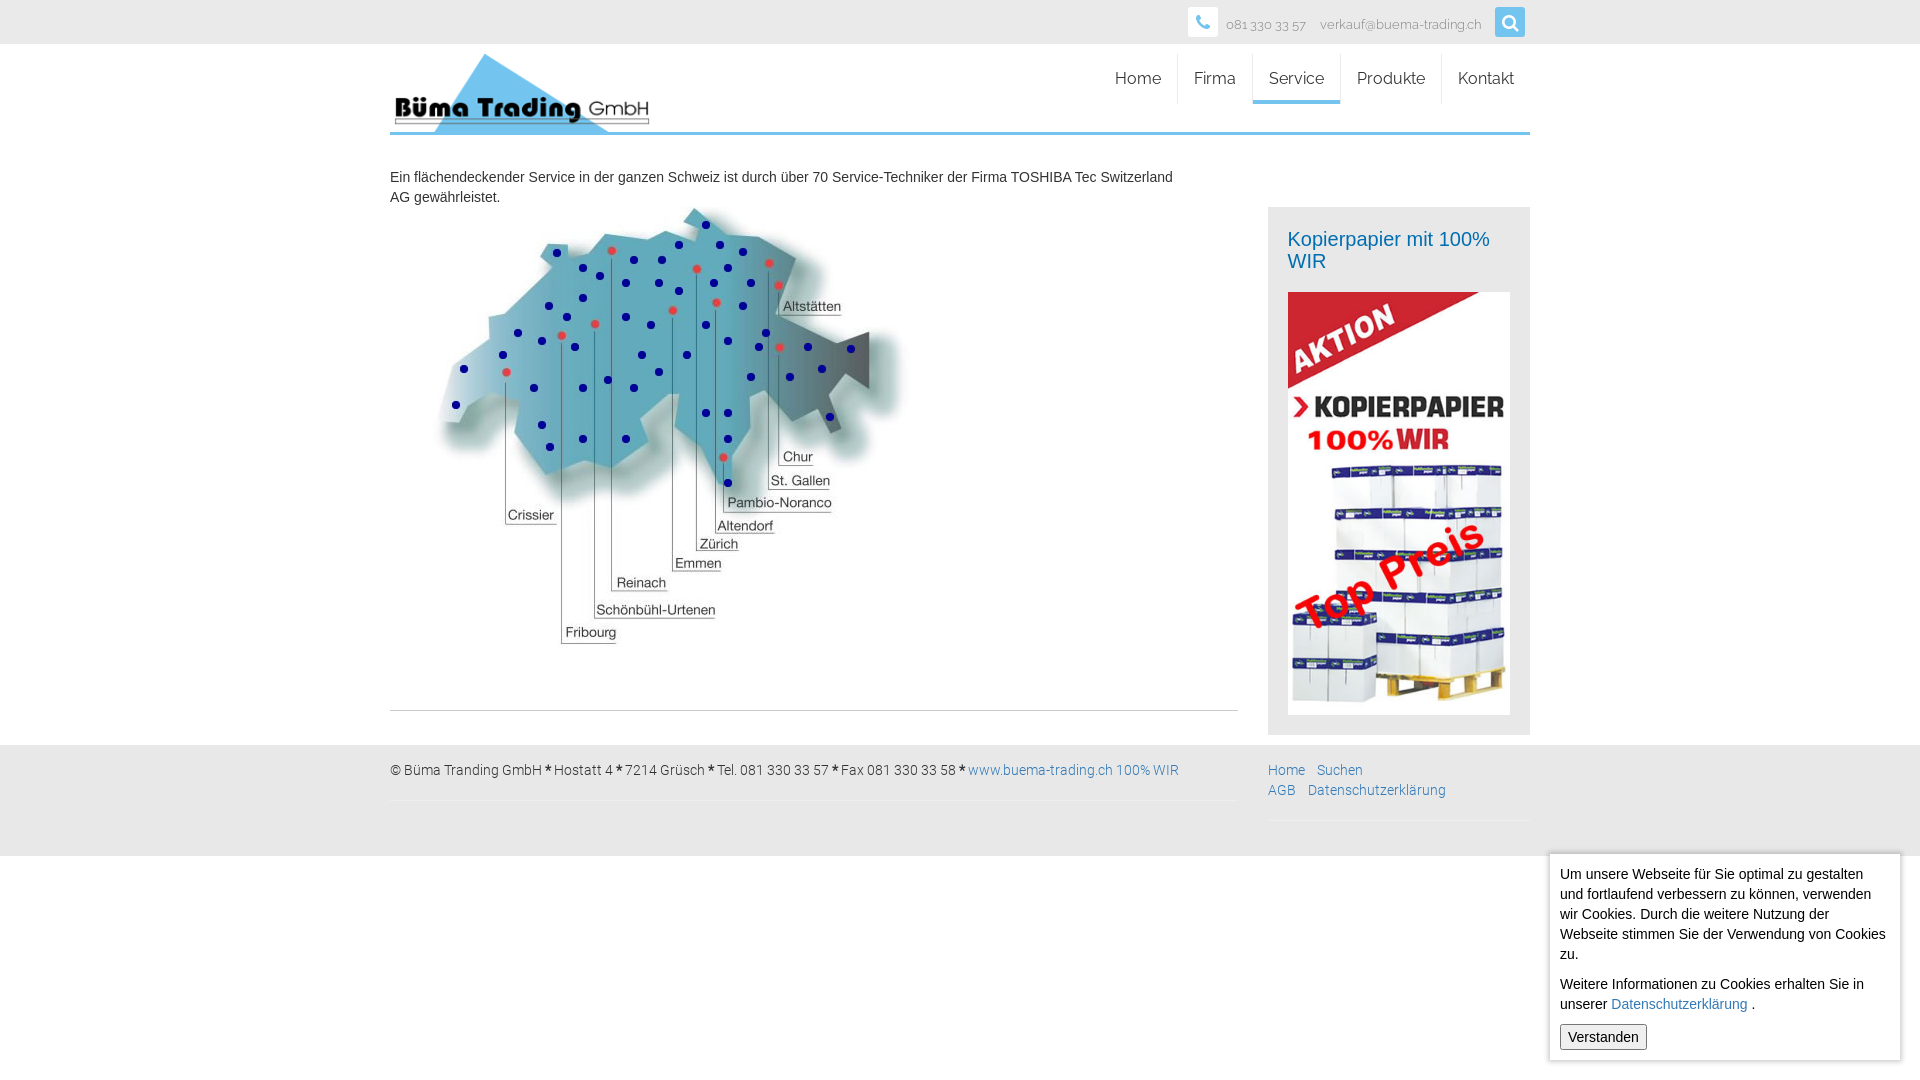 The height and width of the screenshot is (1080, 1920). Describe the element at coordinates (1486, 77) in the screenshot. I see `'Kontakt'` at that location.